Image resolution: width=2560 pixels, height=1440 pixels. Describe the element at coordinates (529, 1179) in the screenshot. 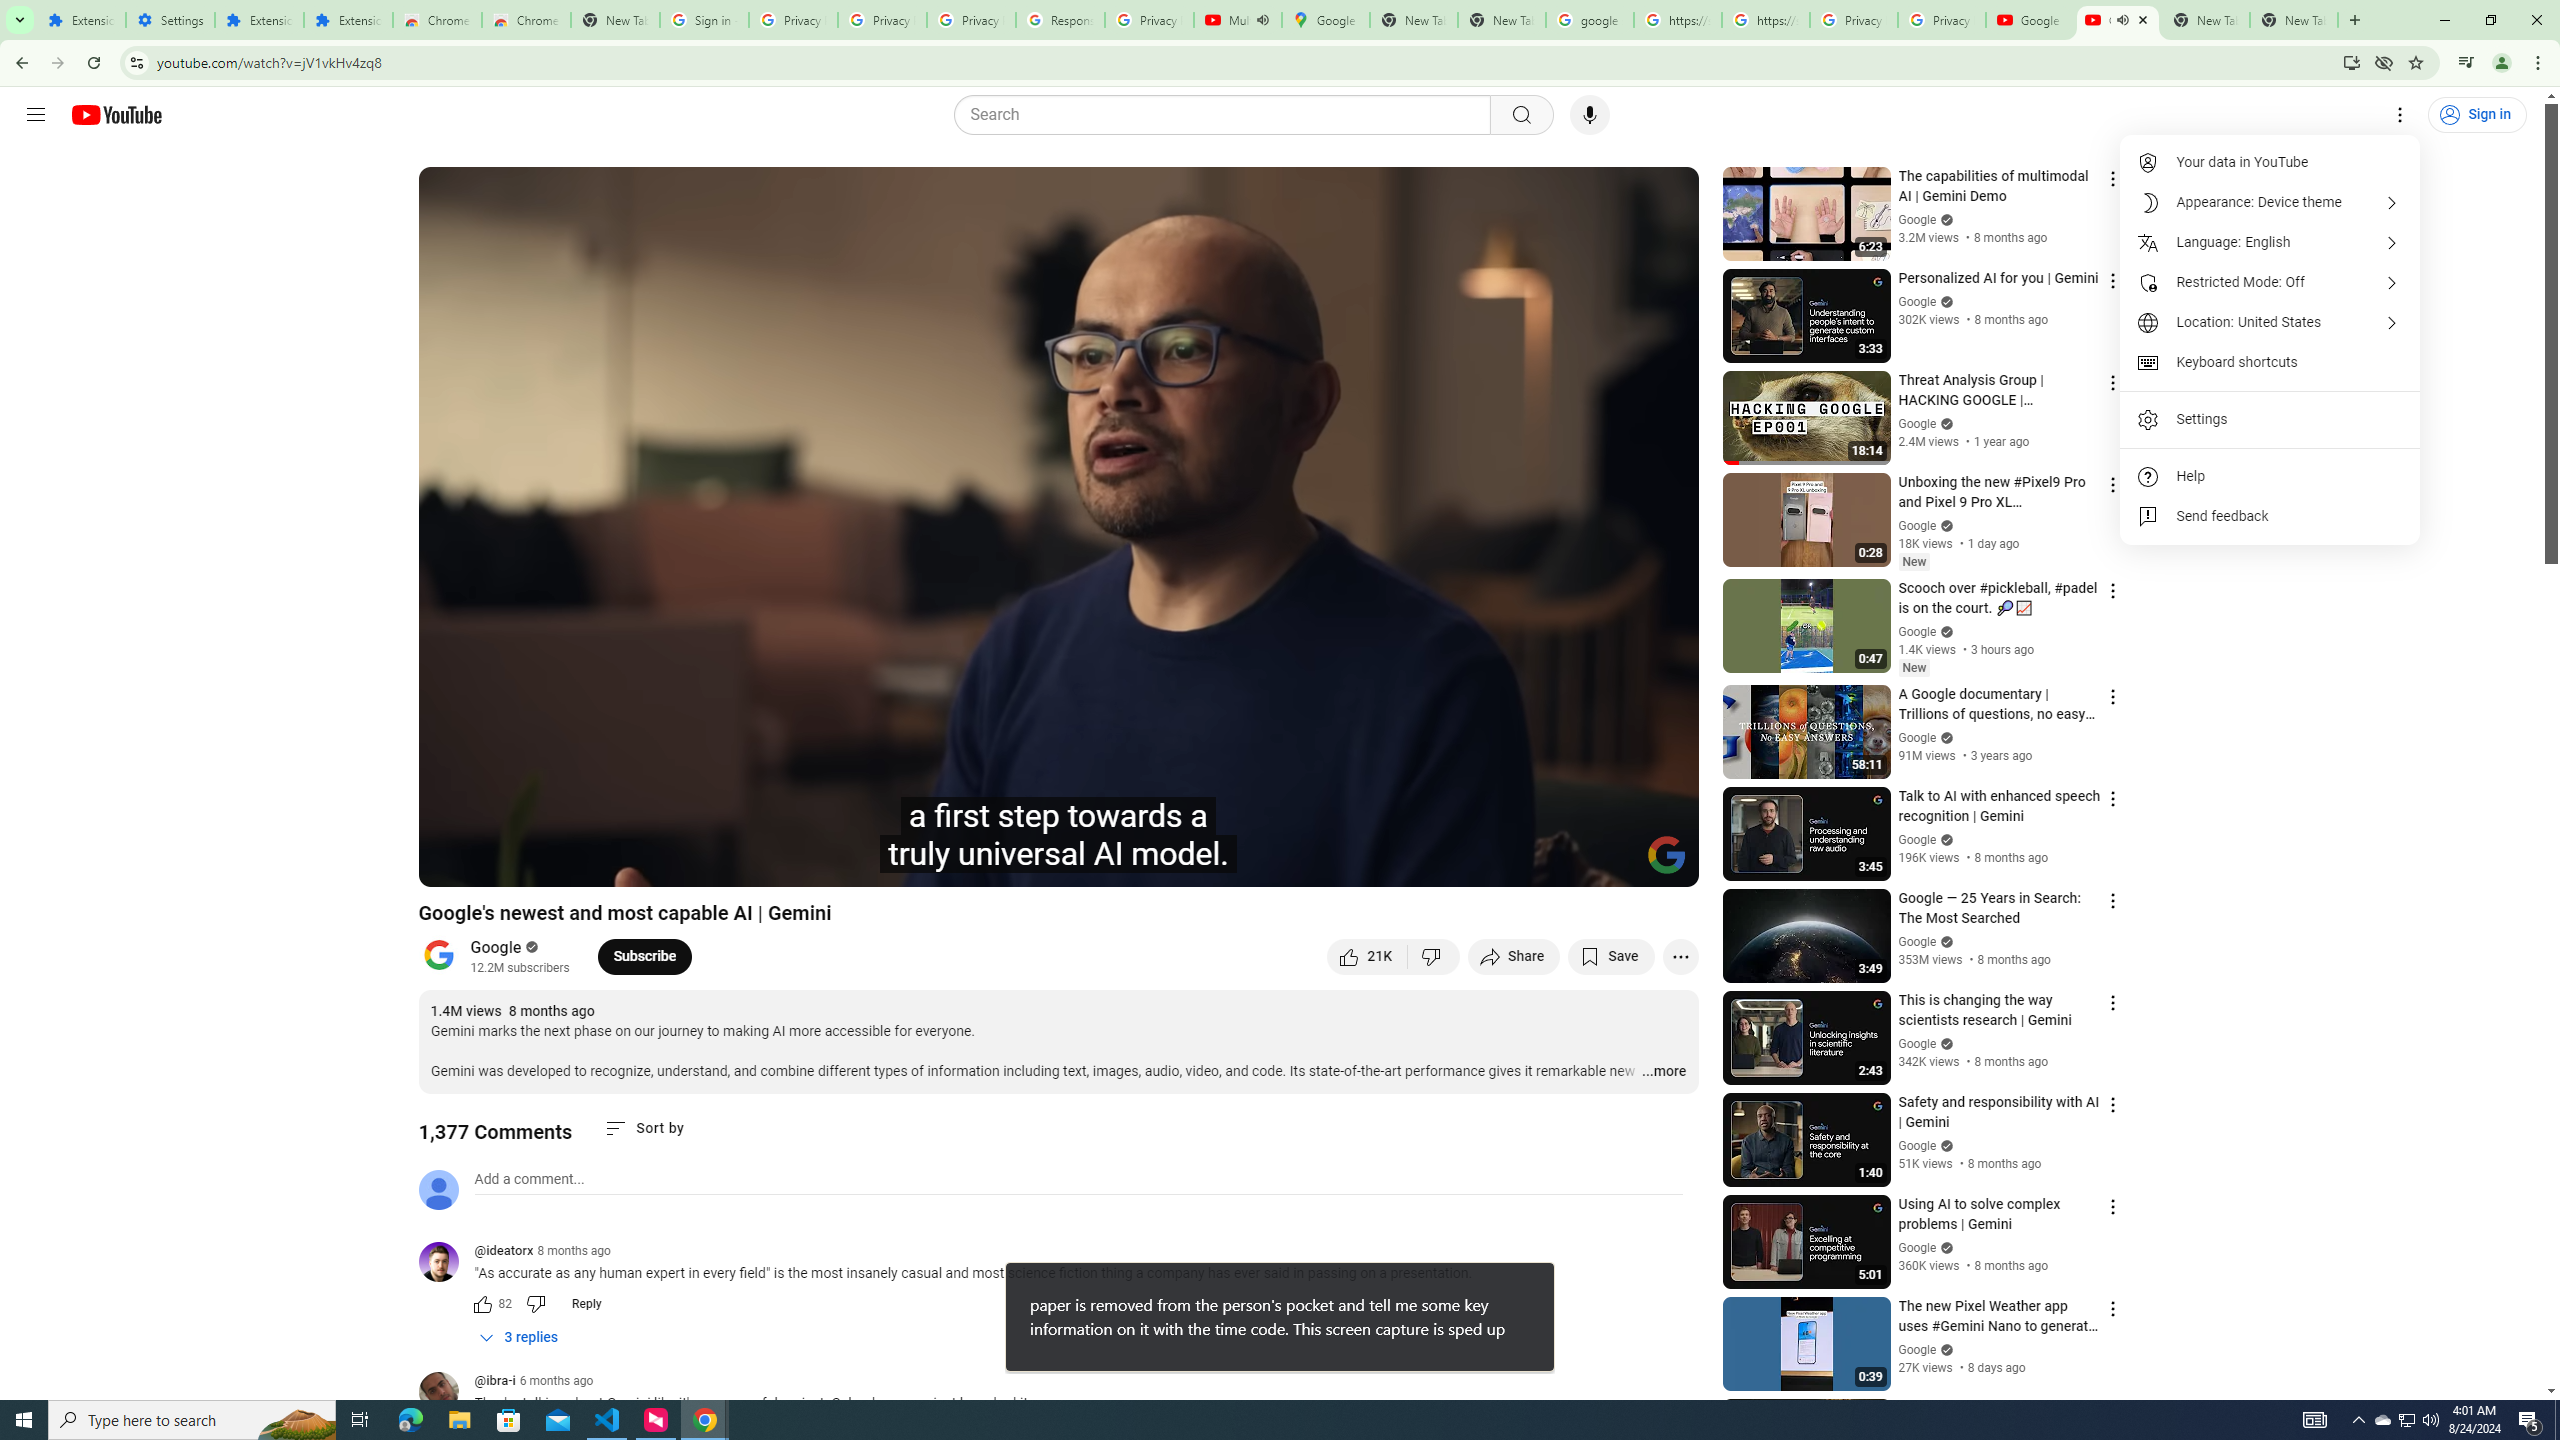

I see `'AutomationID: simplebox-placeholder'` at that location.